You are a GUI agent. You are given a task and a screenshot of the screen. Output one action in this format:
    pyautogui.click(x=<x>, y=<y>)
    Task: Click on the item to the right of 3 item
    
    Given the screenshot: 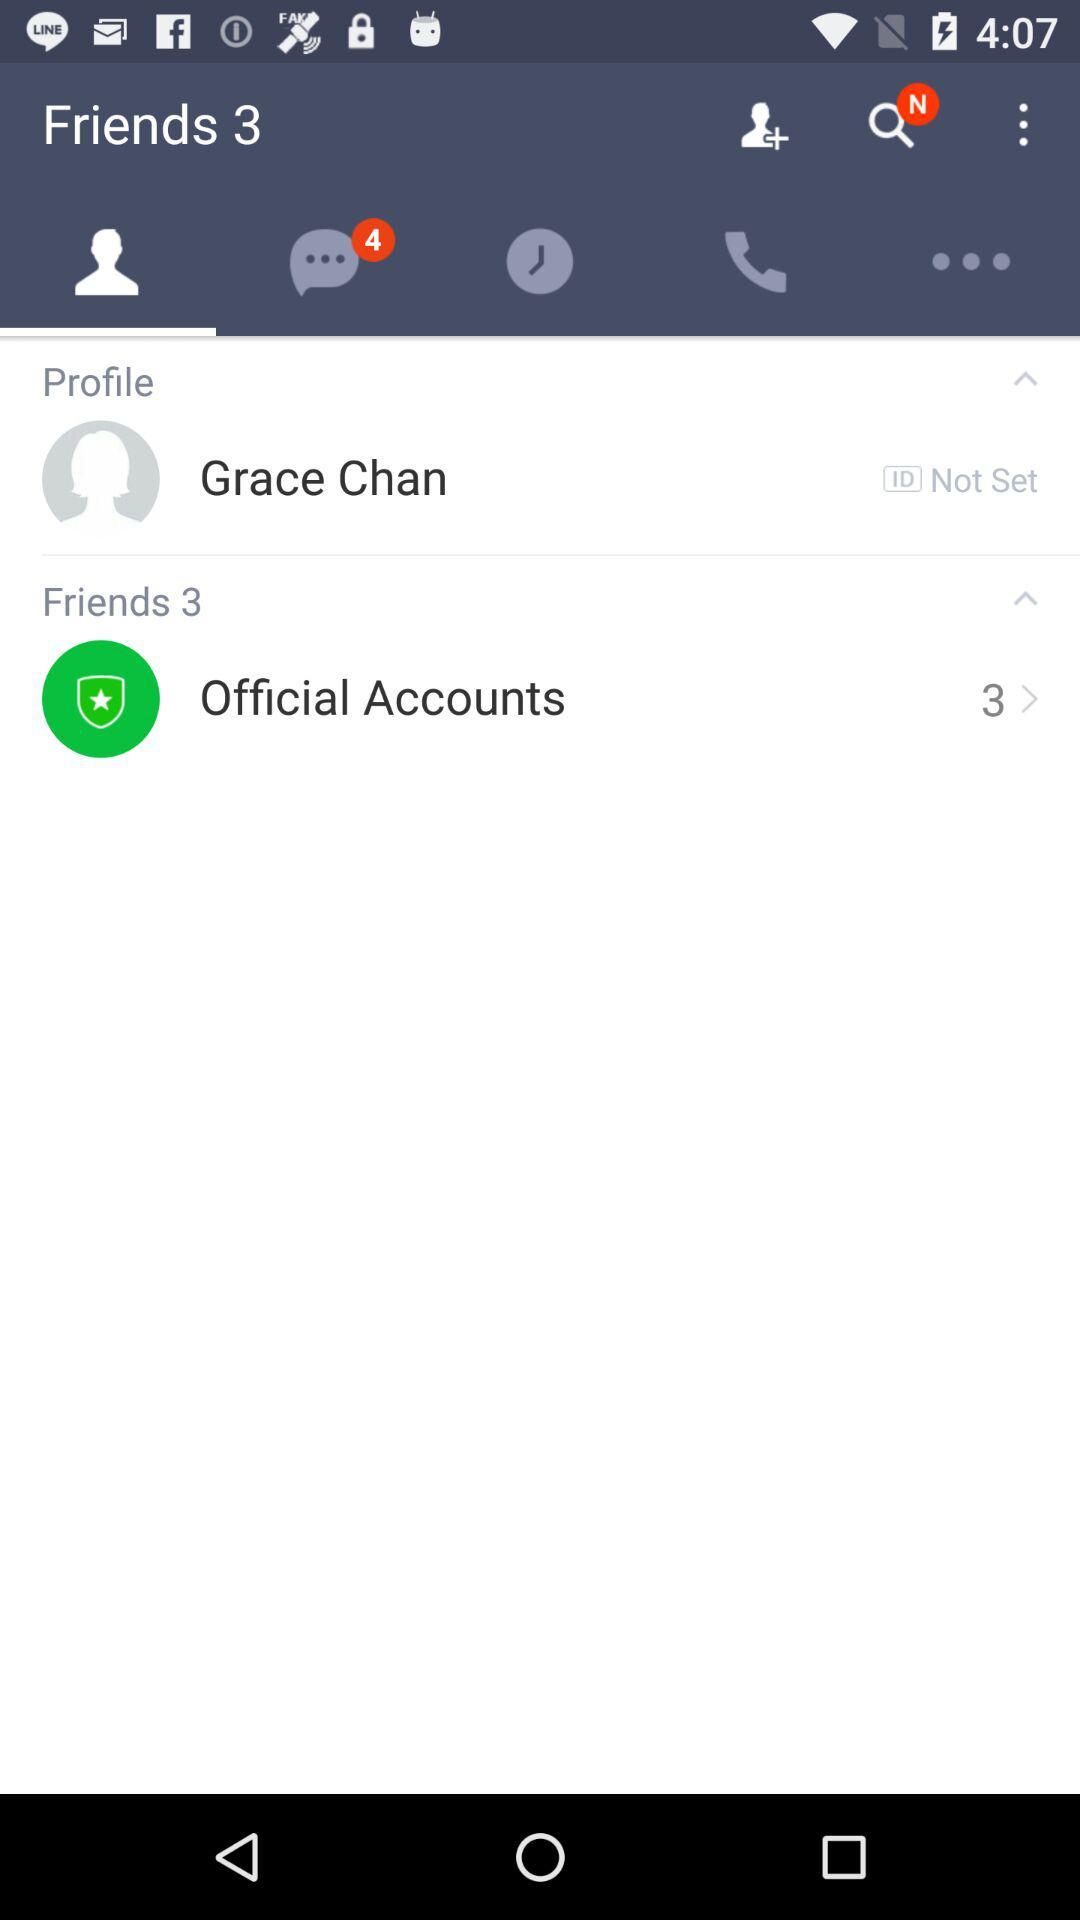 What is the action you would take?
    pyautogui.click(x=1027, y=698)
    